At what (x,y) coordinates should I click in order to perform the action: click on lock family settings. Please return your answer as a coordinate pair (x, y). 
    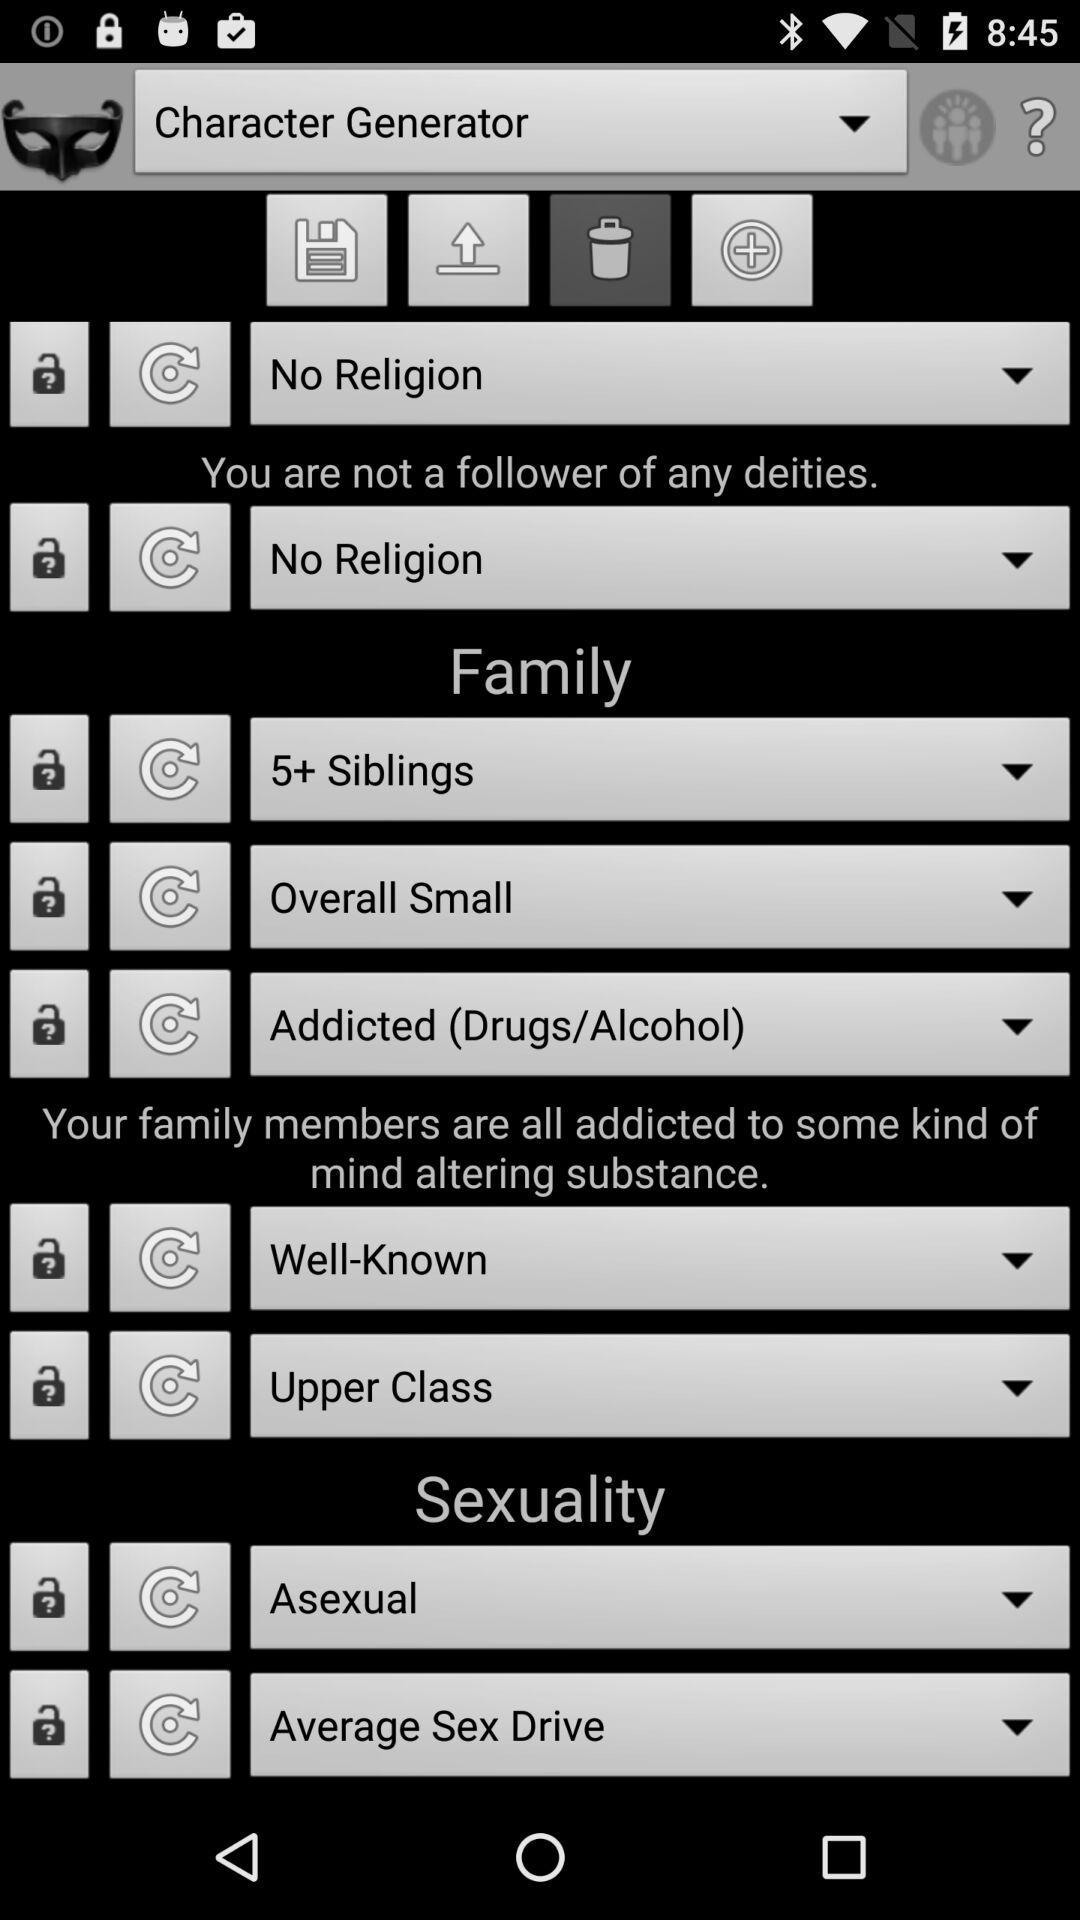
    Looking at the image, I should click on (48, 773).